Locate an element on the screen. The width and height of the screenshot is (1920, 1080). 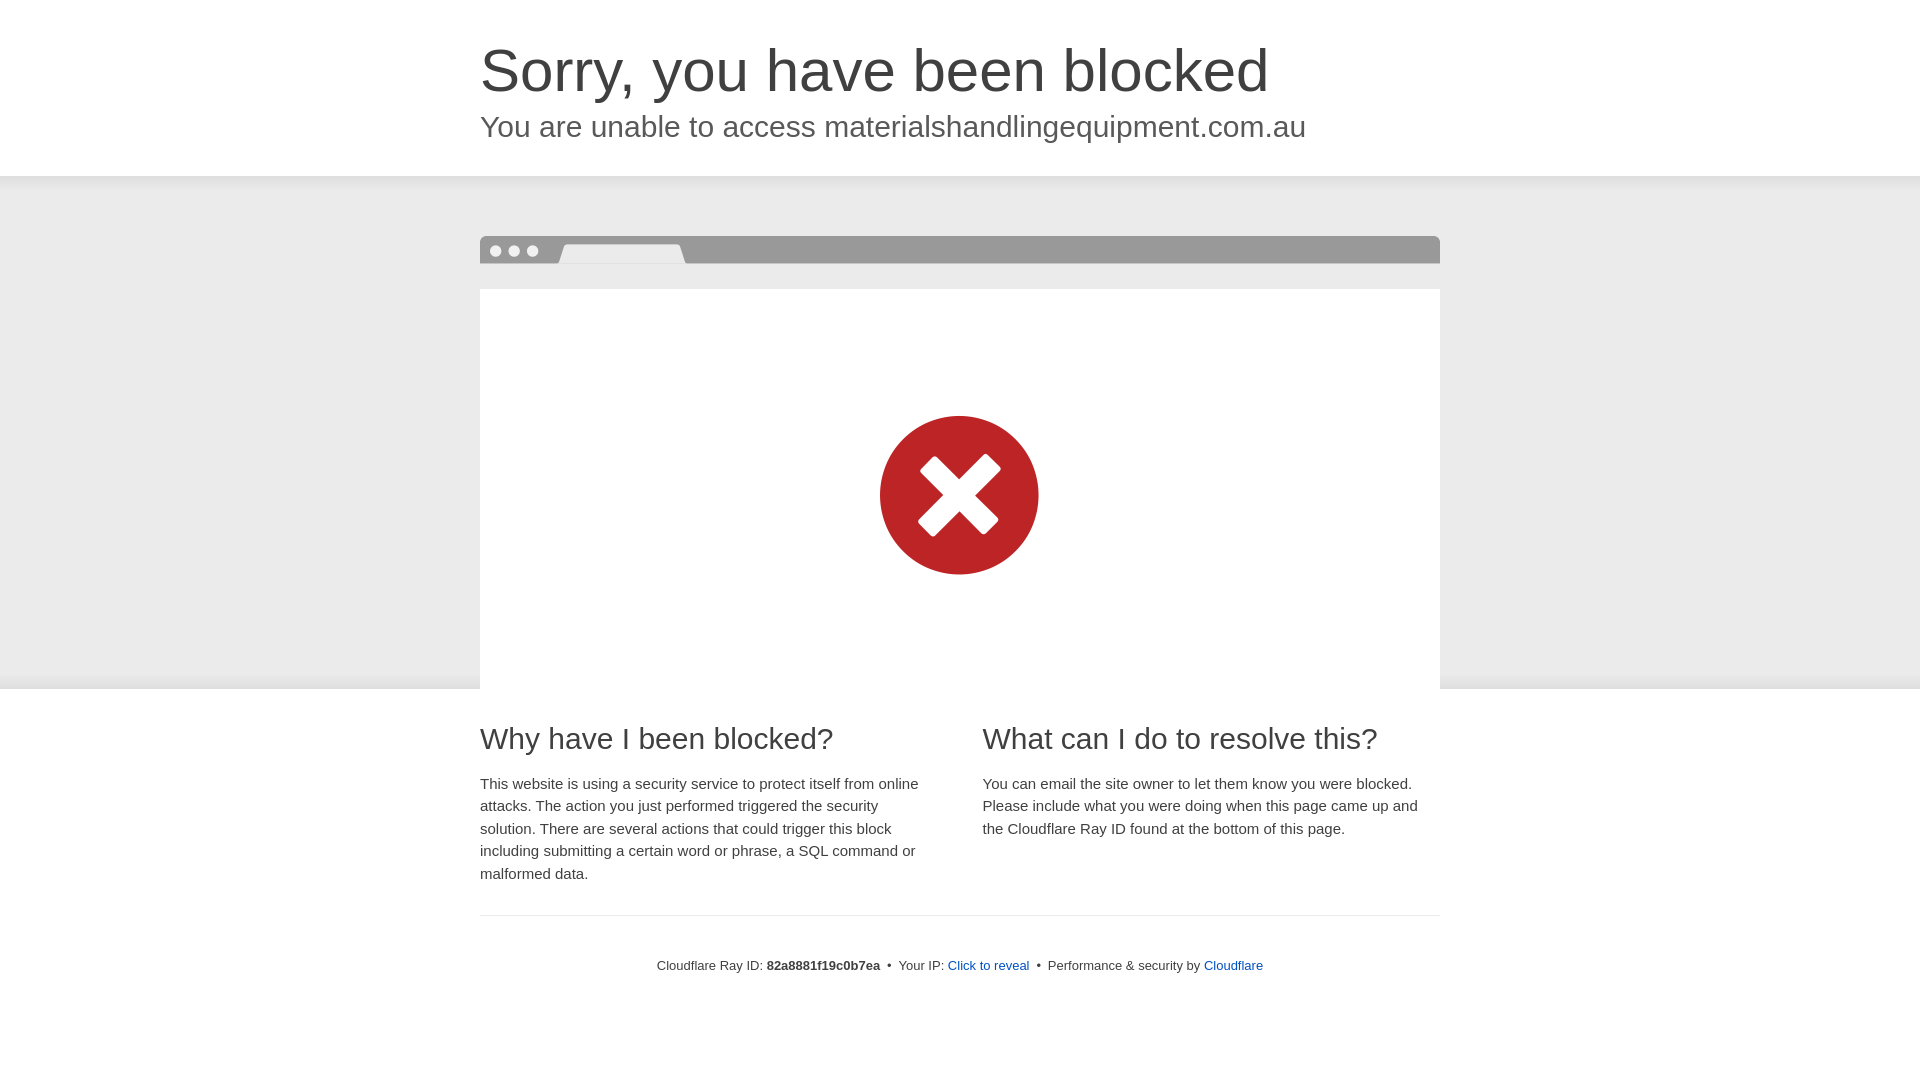
'Click to reveal' is located at coordinates (947, 964).